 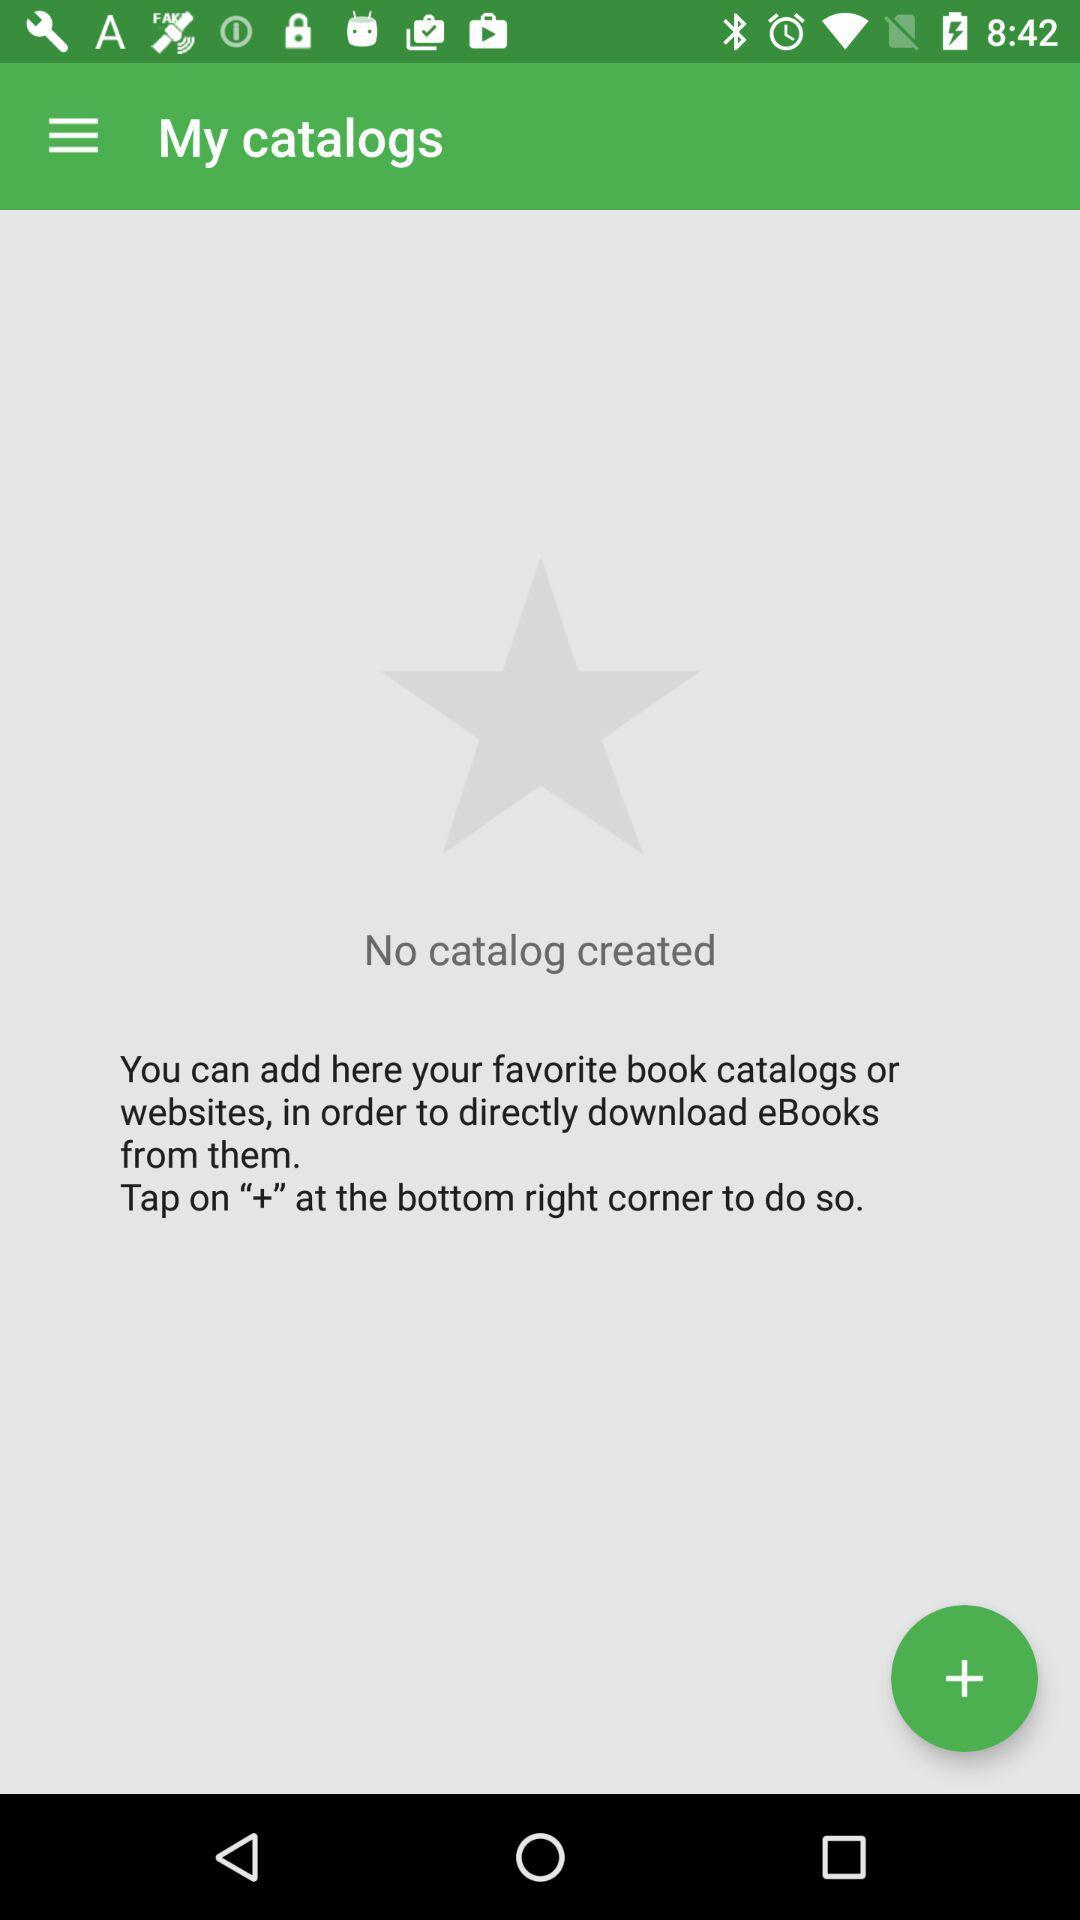 What do you see at coordinates (72, 135) in the screenshot?
I see `the icon next to the my catalogs icon` at bounding box center [72, 135].